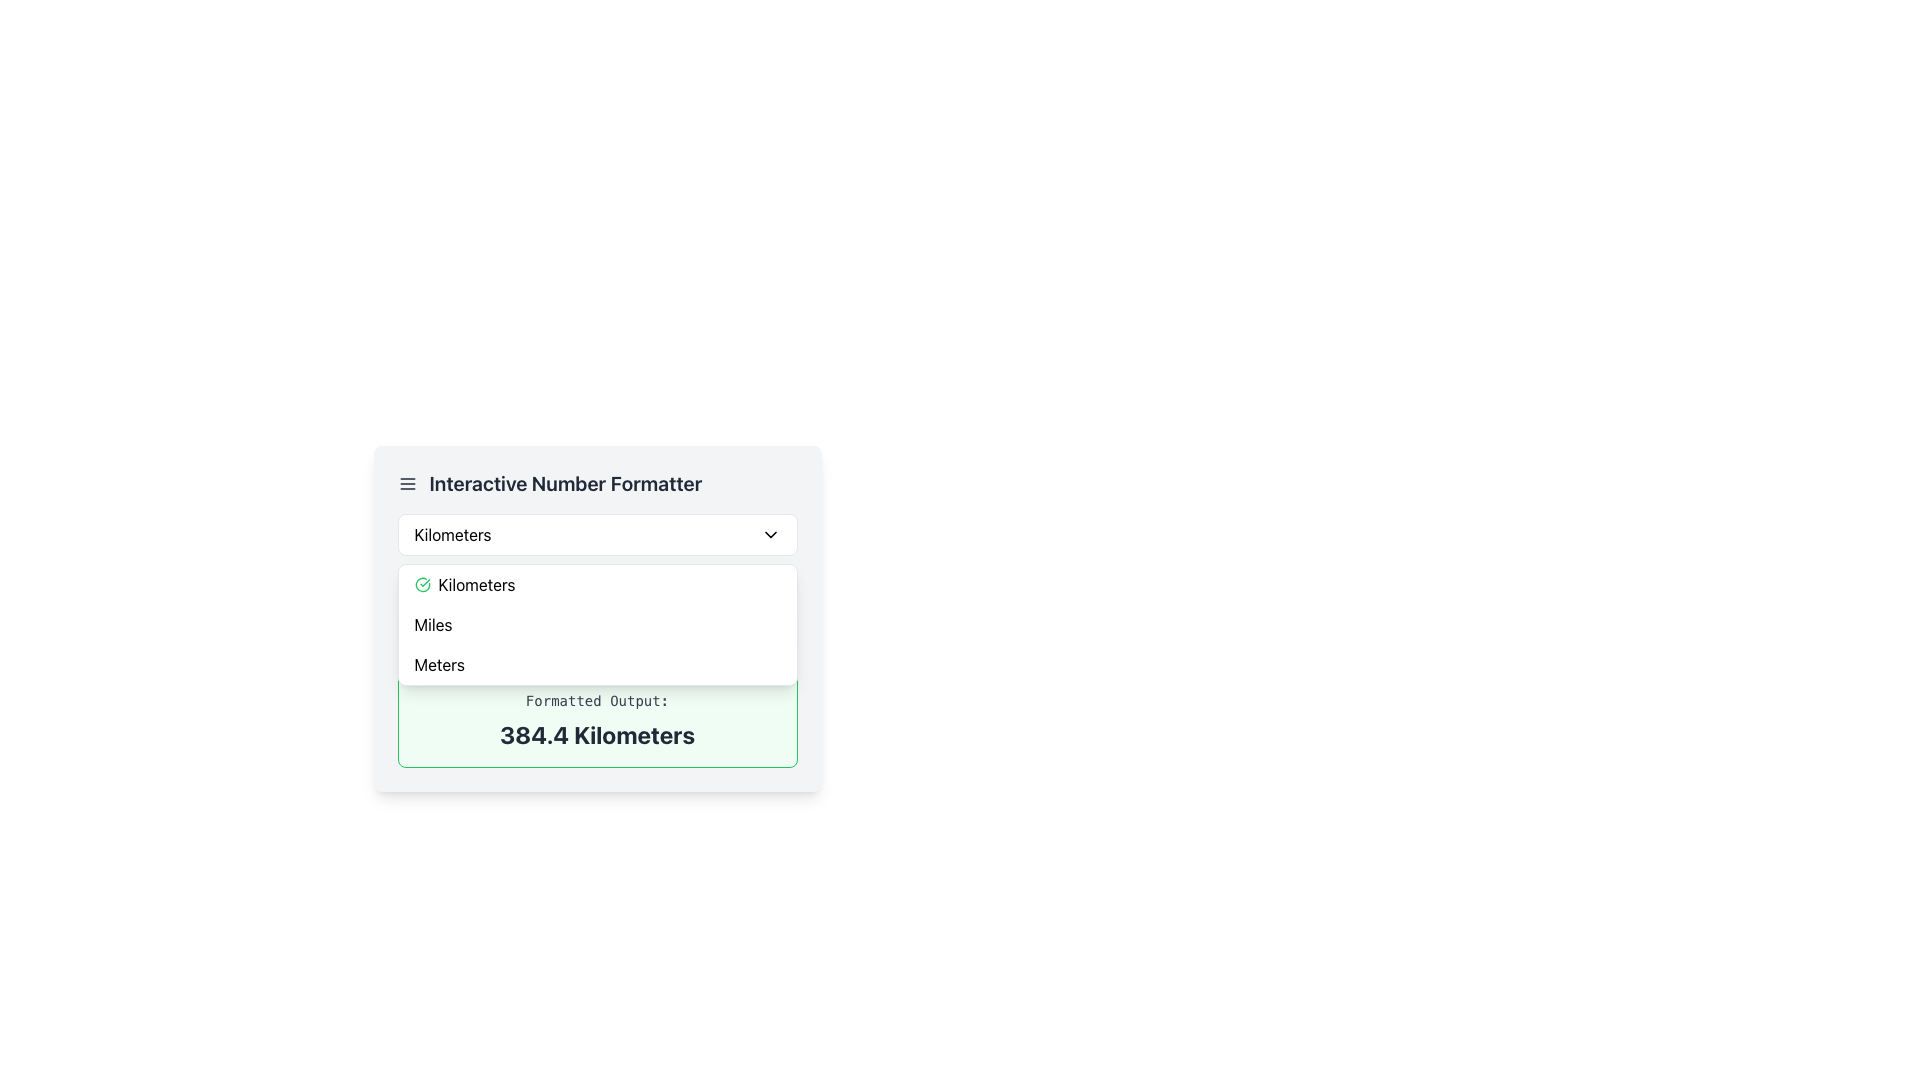 The width and height of the screenshot is (1920, 1080). I want to click on the 'Meters' option in the dropdown menu, which is the last selectable unit of measurement positioned beneath 'Kilometers' and 'Miles', so click(438, 664).